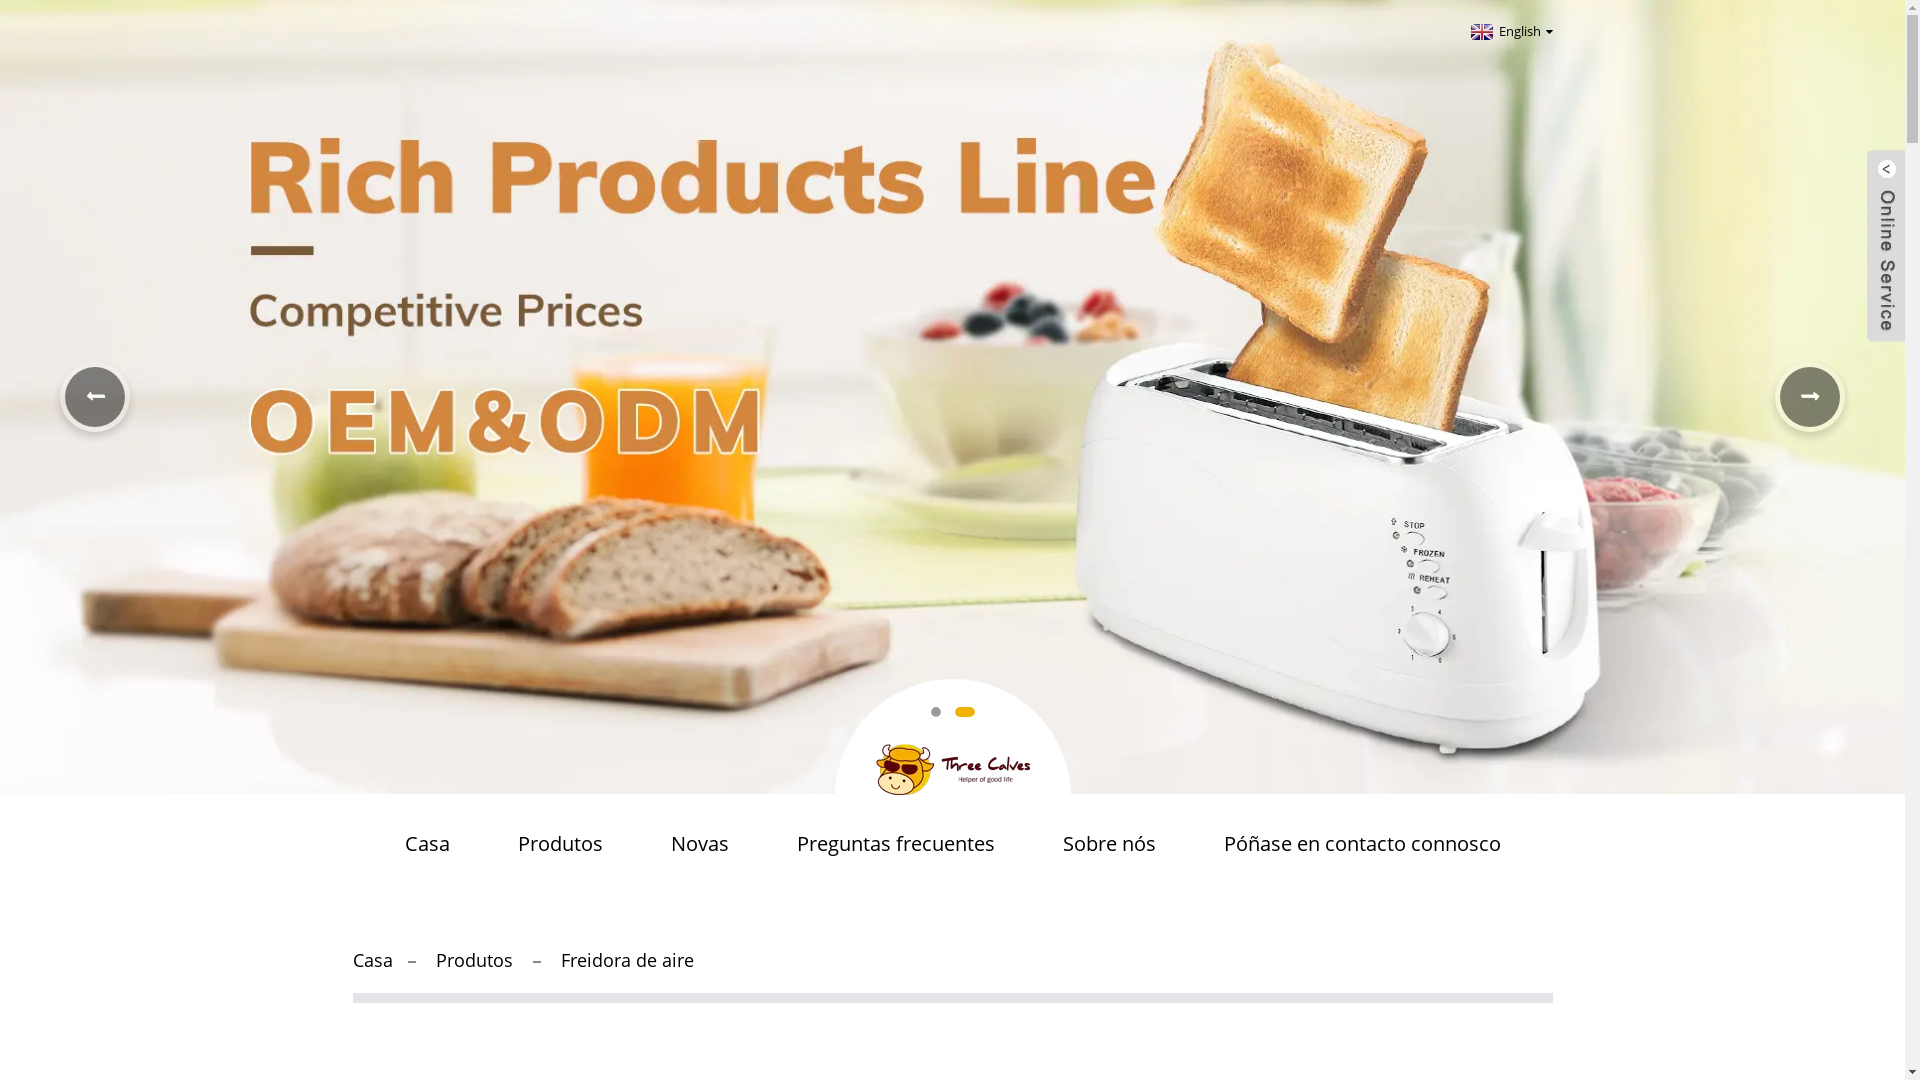 The image size is (1920, 1080). Describe the element at coordinates (625, 959) in the screenshot. I see `'Freidora de aire'` at that location.